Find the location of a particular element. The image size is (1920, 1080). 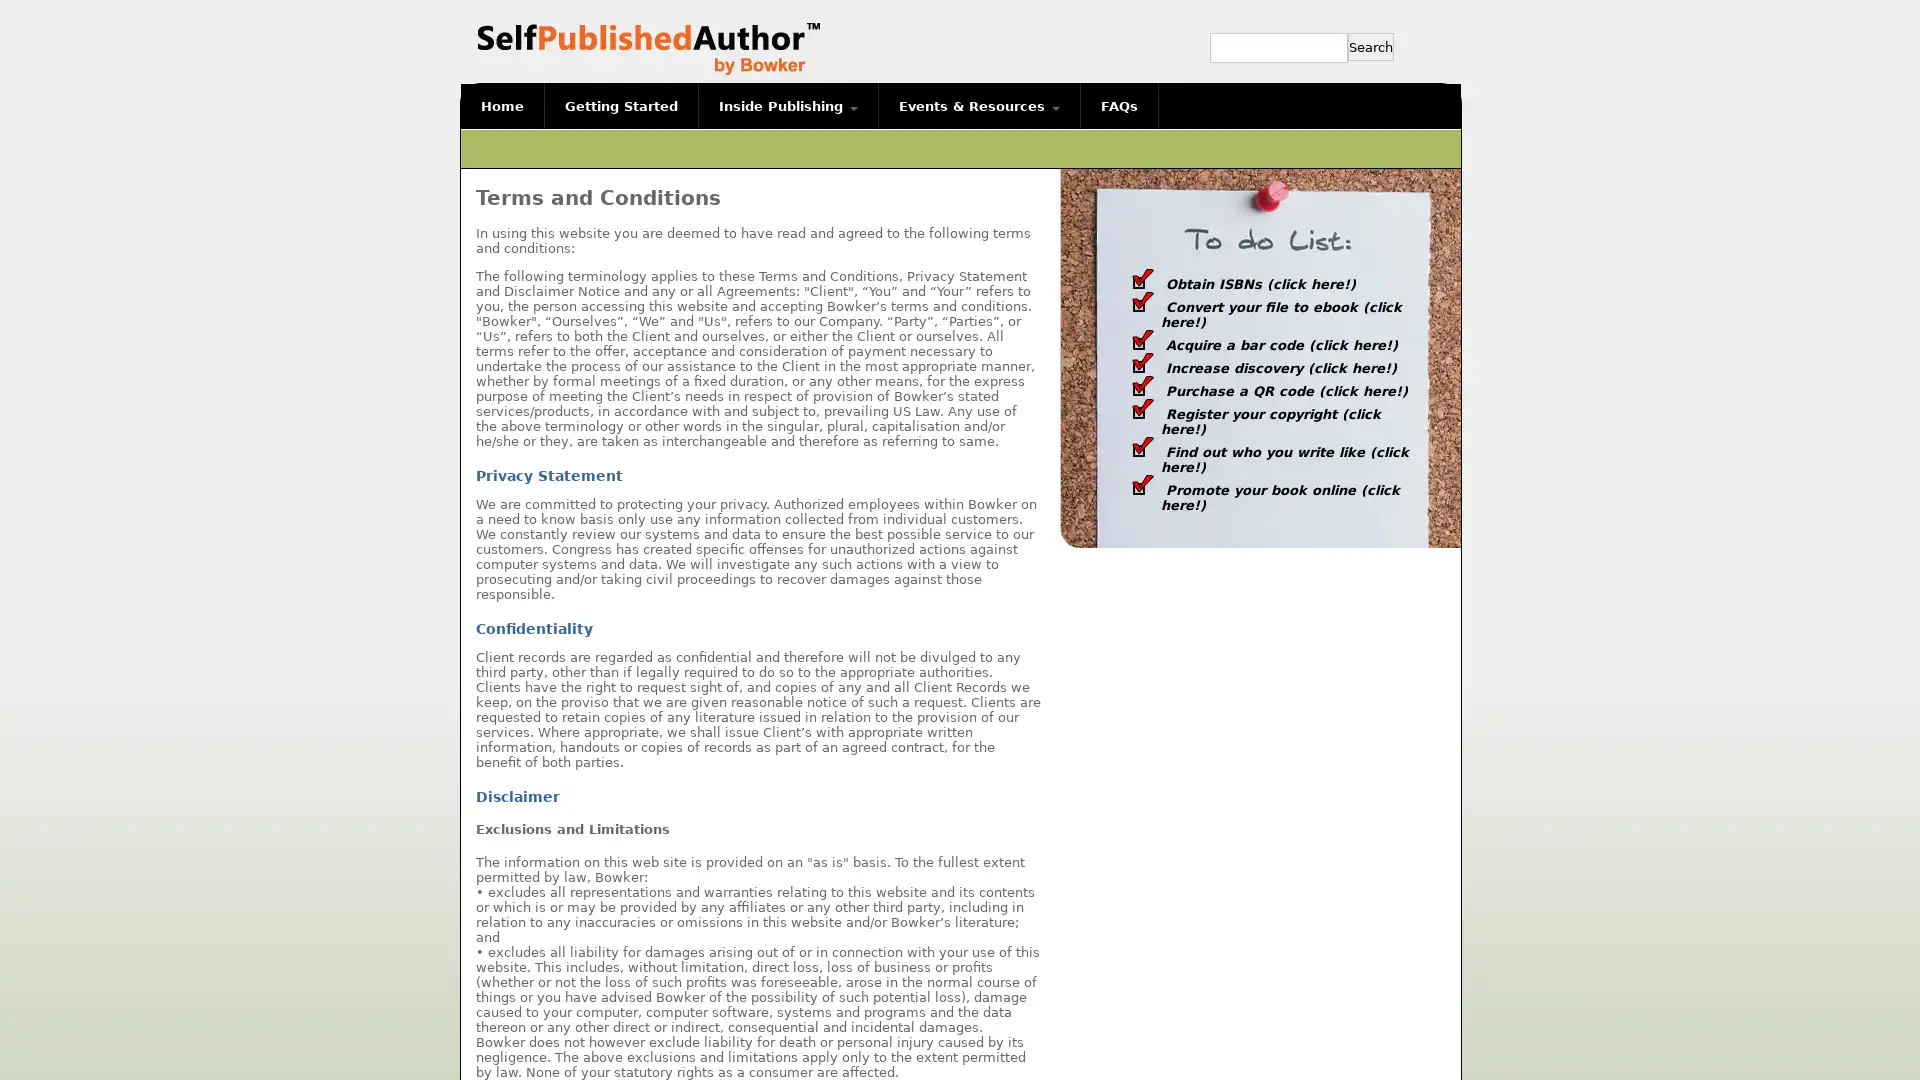

Search is located at coordinates (1370, 45).